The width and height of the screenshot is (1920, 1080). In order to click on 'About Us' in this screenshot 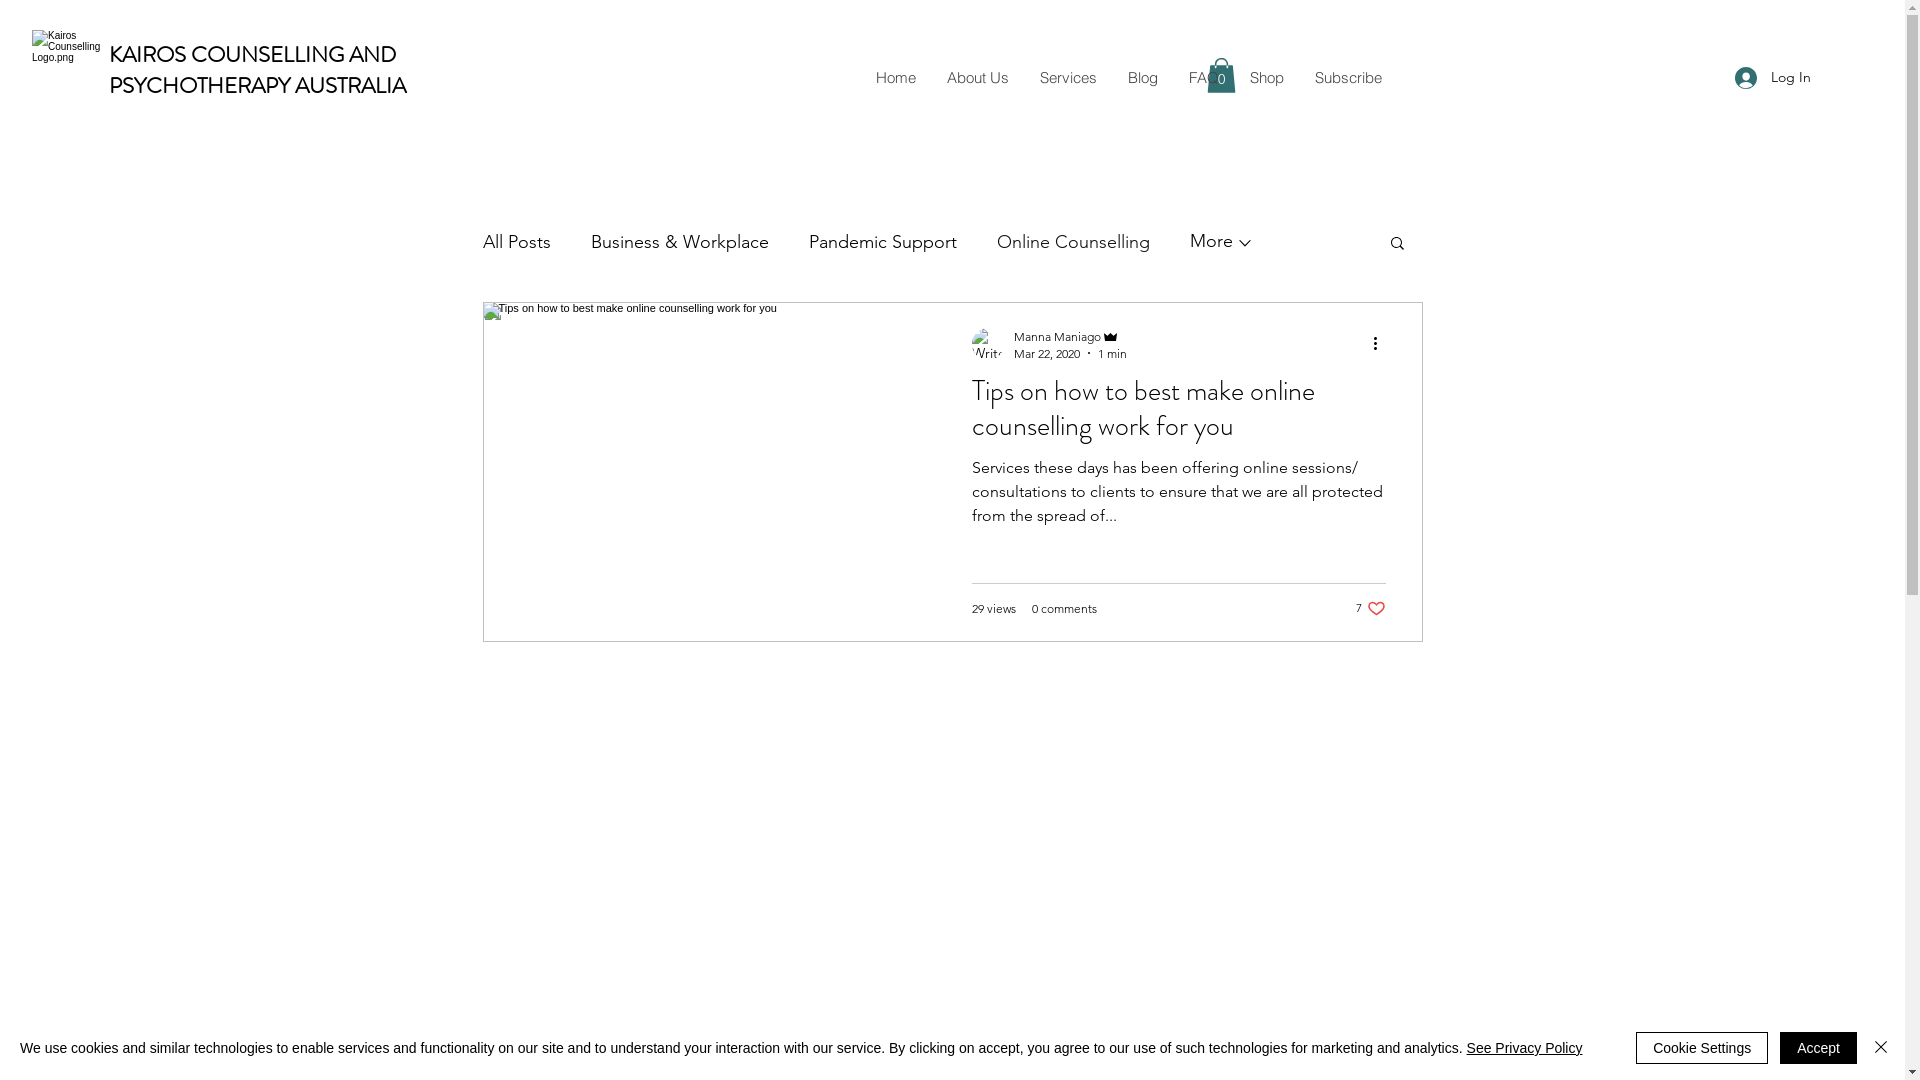, I will do `click(976, 76)`.